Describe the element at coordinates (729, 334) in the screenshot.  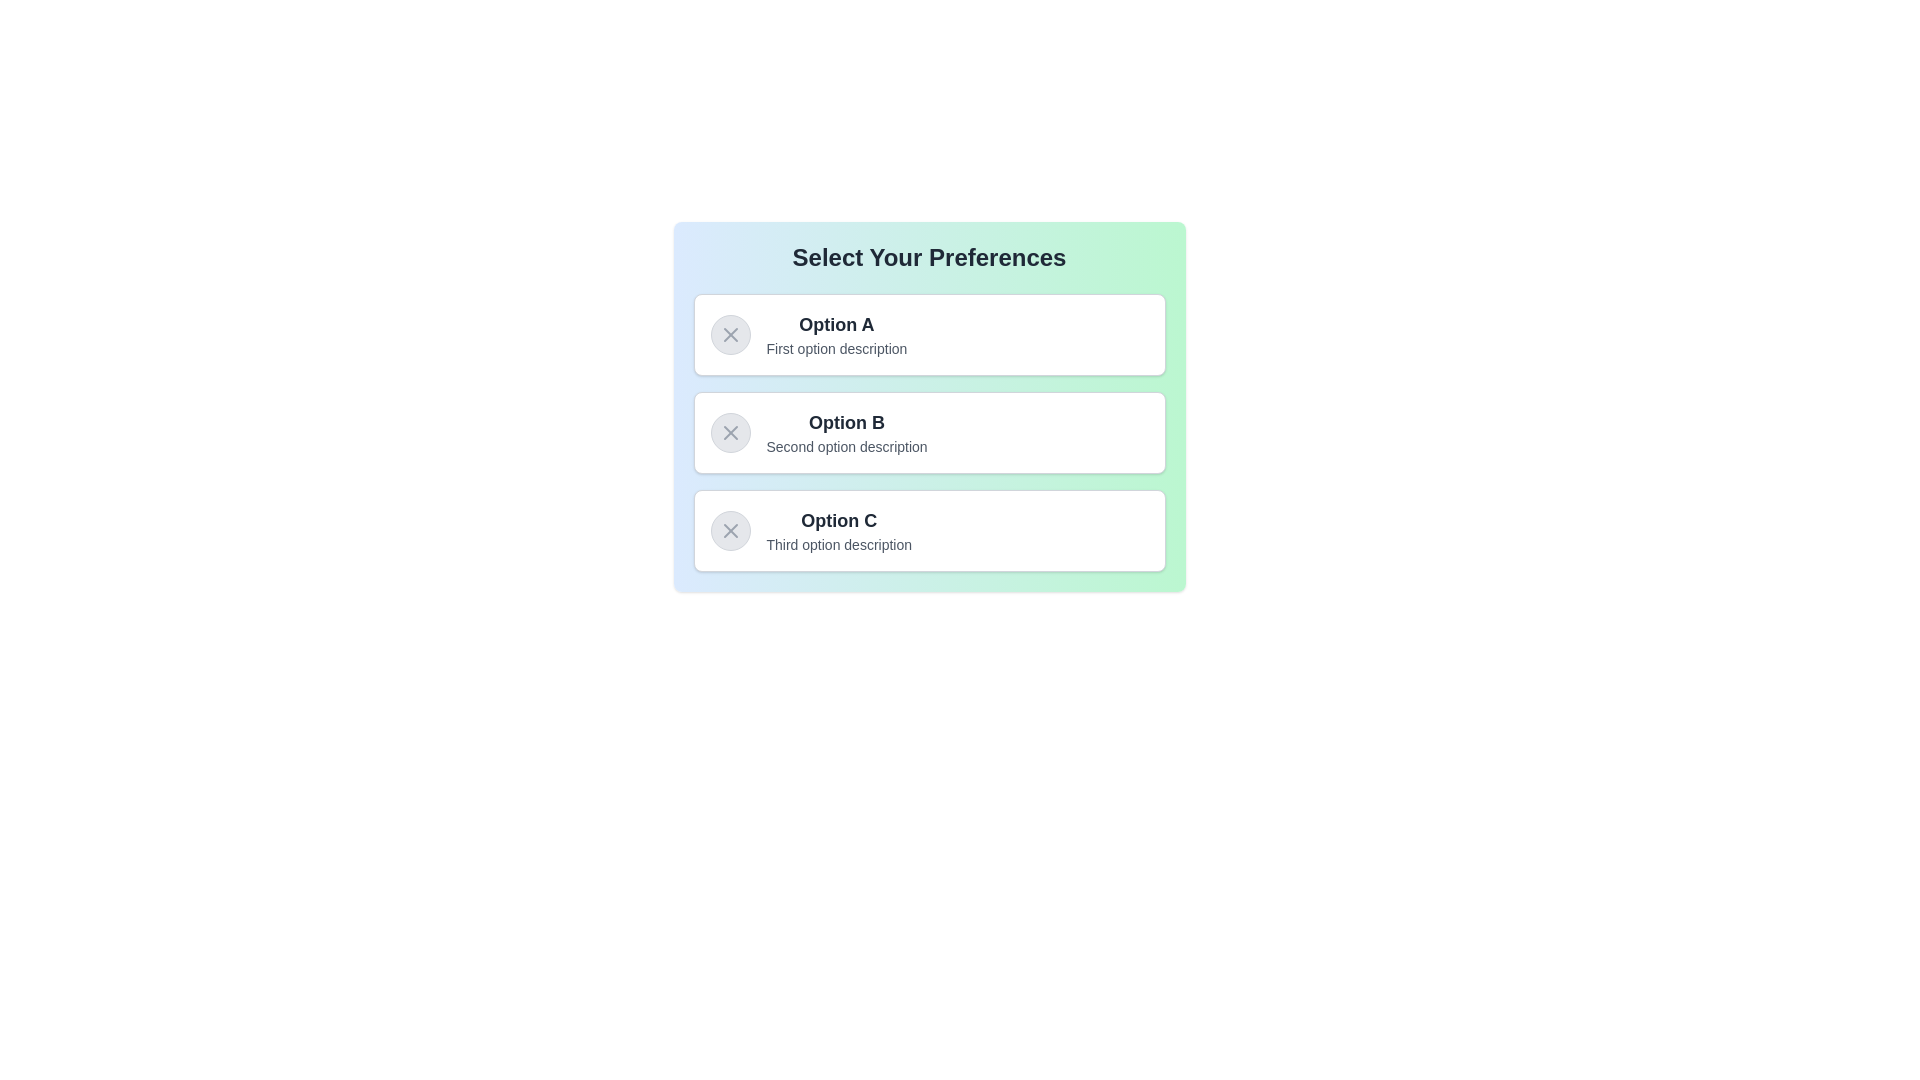
I see `the cross or 'X' icon to deselect or close 'Option A' in the options list` at that location.